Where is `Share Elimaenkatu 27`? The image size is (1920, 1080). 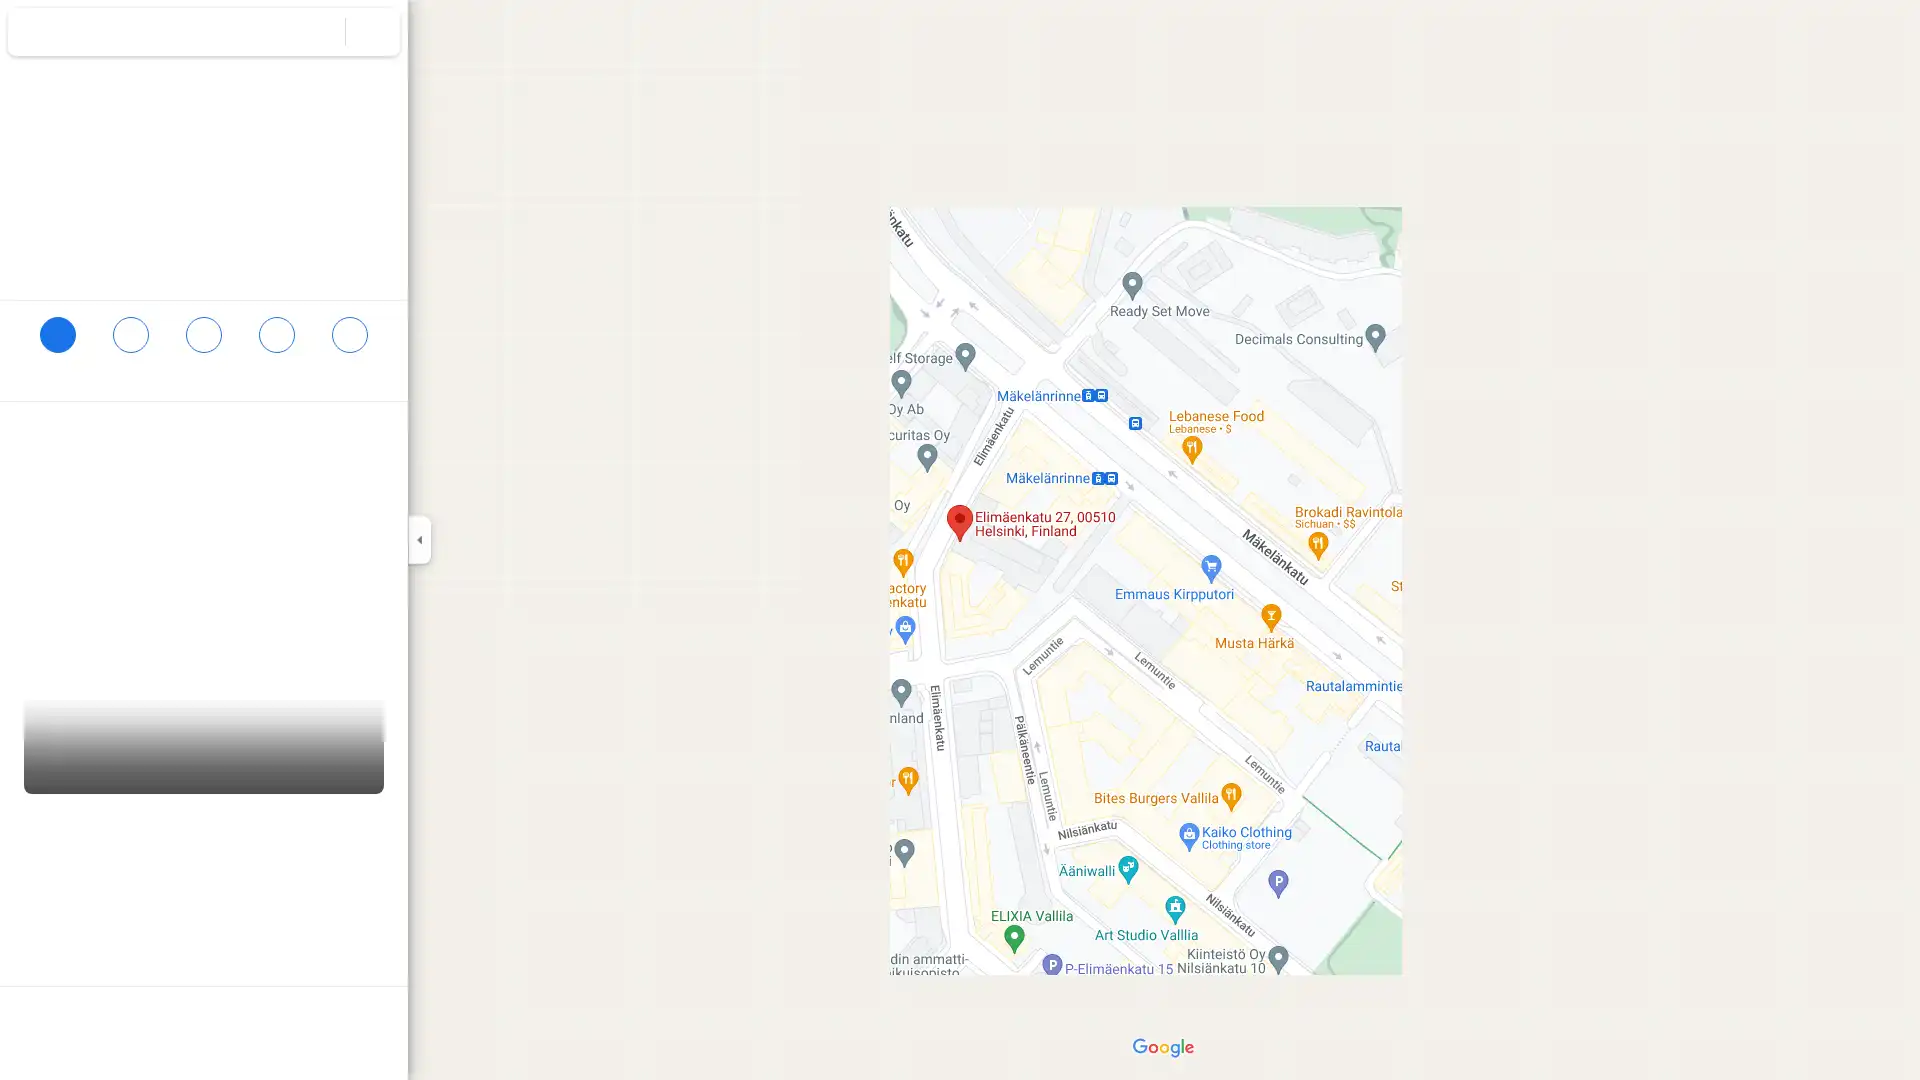 Share Elimaenkatu 27 is located at coordinates (349, 342).